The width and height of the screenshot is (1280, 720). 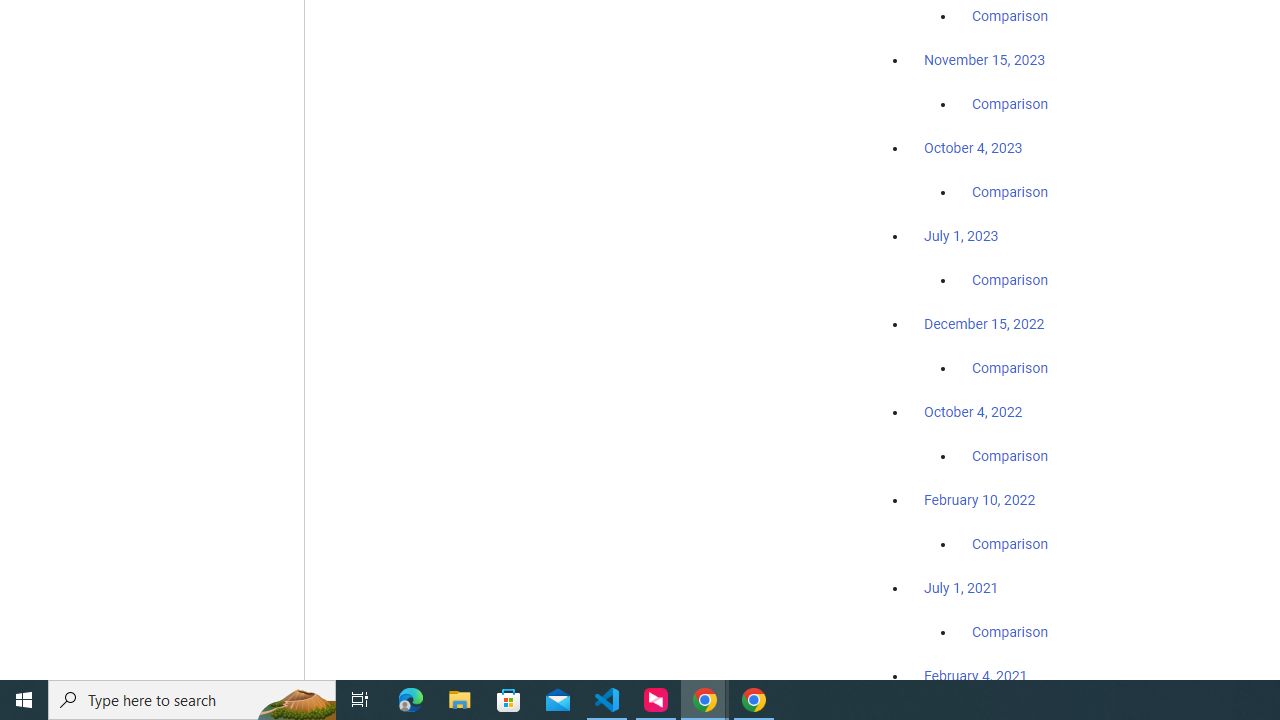 I want to click on 'July 1, 2023', so click(x=961, y=235).